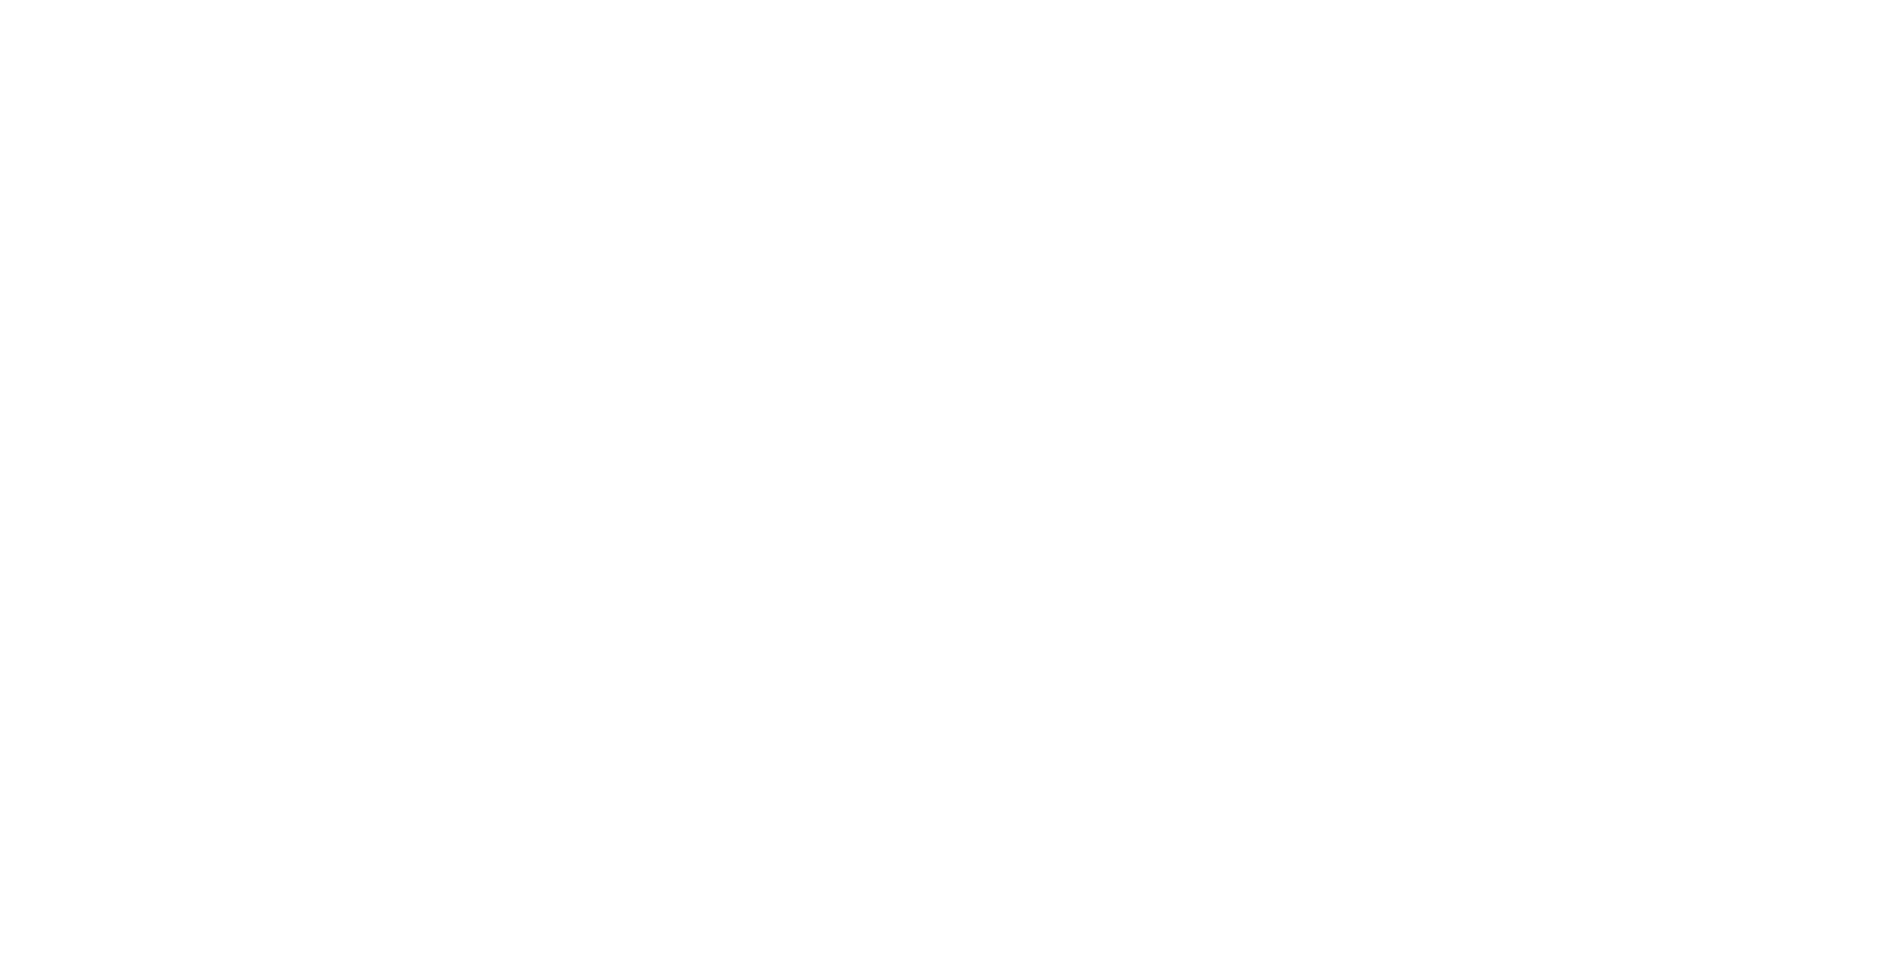  Describe the element at coordinates (1287, 808) in the screenshot. I see `'(29)'` at that location.